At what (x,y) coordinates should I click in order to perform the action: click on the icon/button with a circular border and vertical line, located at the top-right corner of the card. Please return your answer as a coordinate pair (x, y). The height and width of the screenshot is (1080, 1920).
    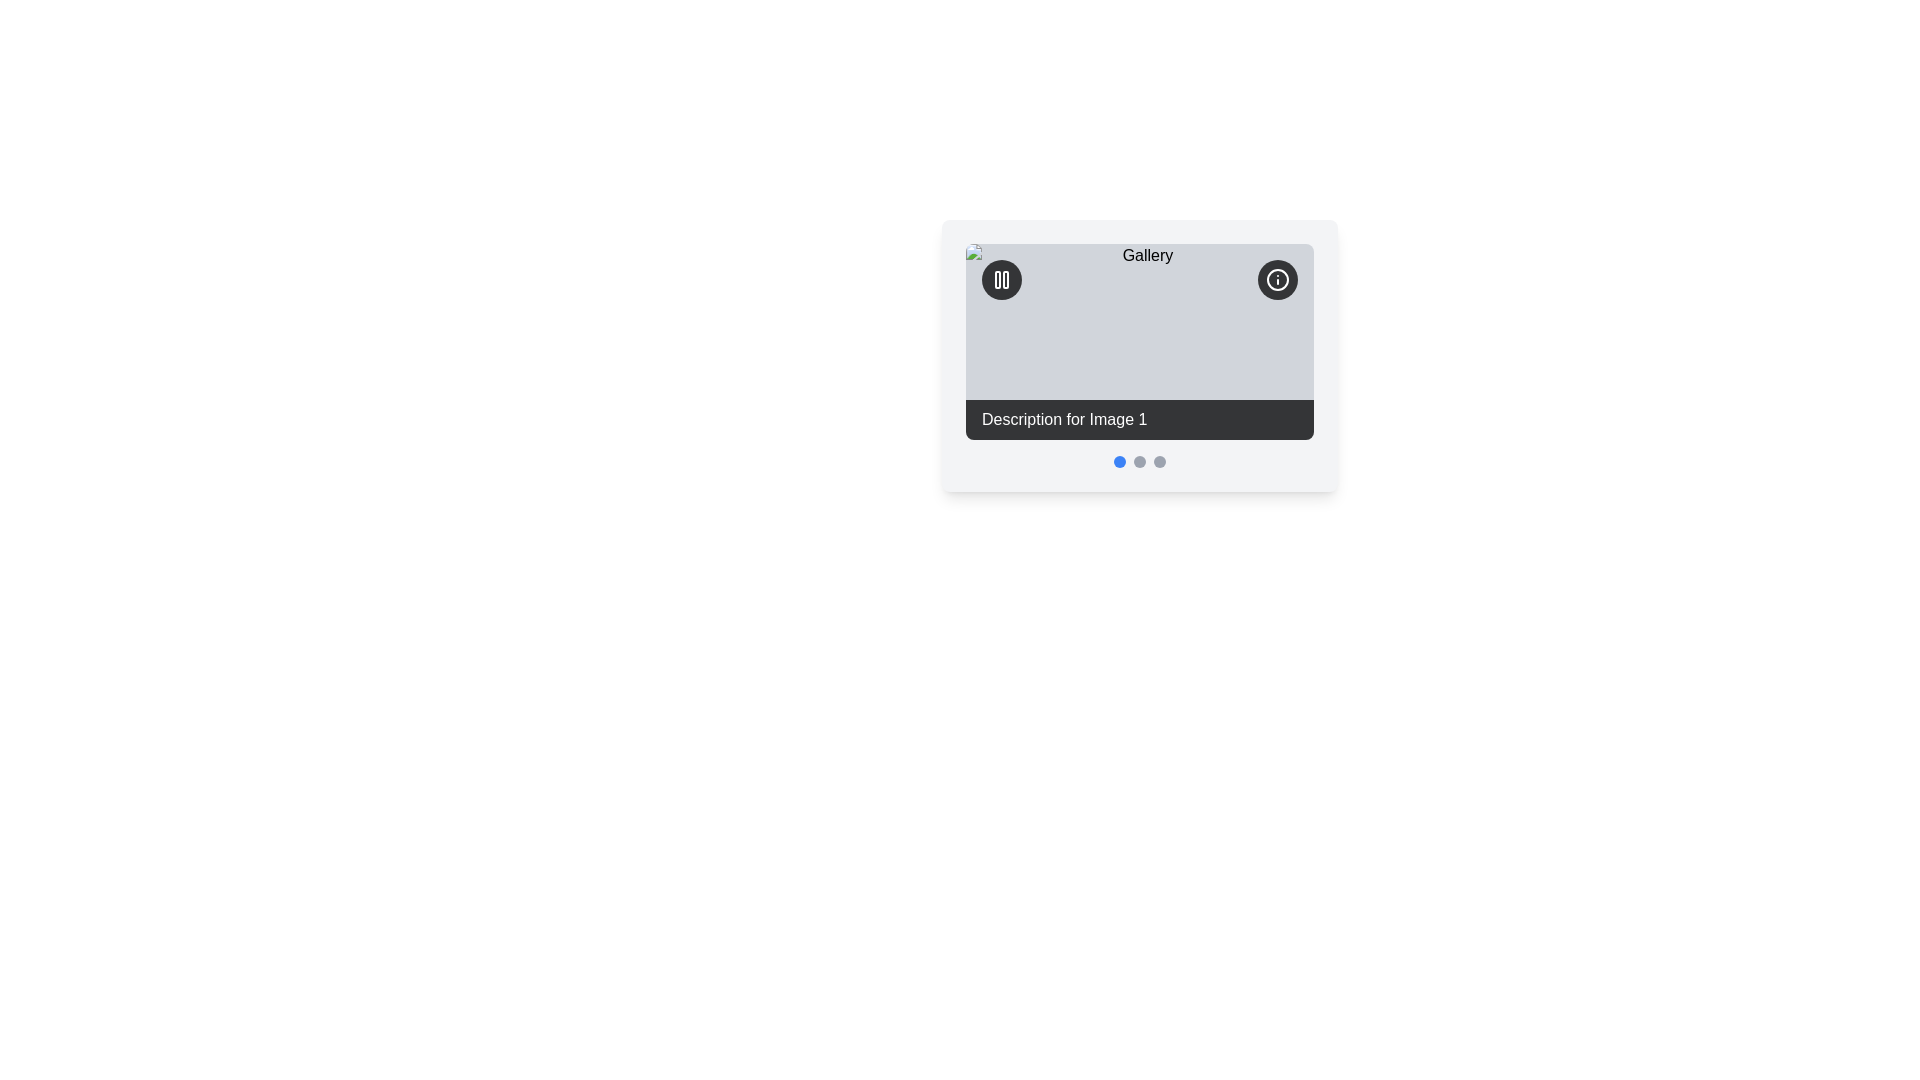
    Looking at the image, I should click on (1276, 280).